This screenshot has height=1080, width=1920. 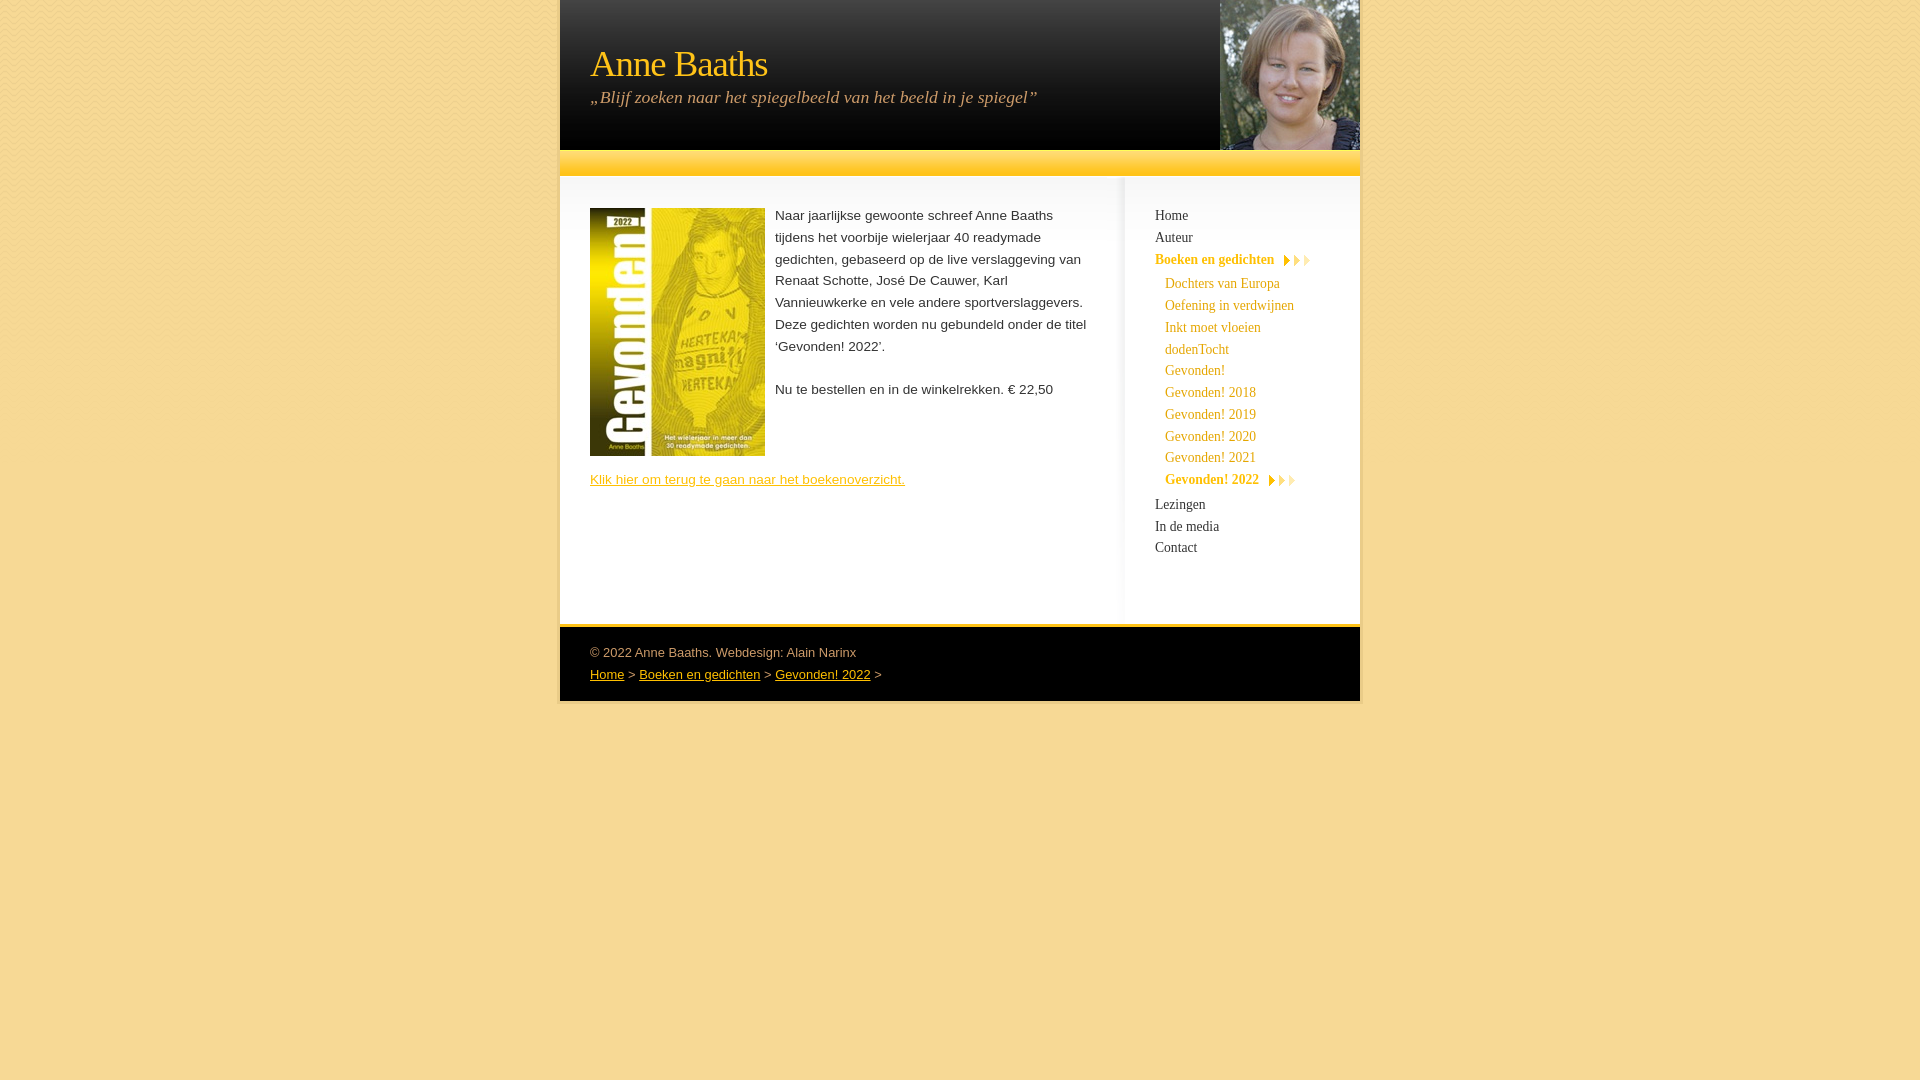 What do you see at coordinates (1165, 434) in the screenshot?
I see `'Gevonden! 2020'` at bounding box center [1165, 434].